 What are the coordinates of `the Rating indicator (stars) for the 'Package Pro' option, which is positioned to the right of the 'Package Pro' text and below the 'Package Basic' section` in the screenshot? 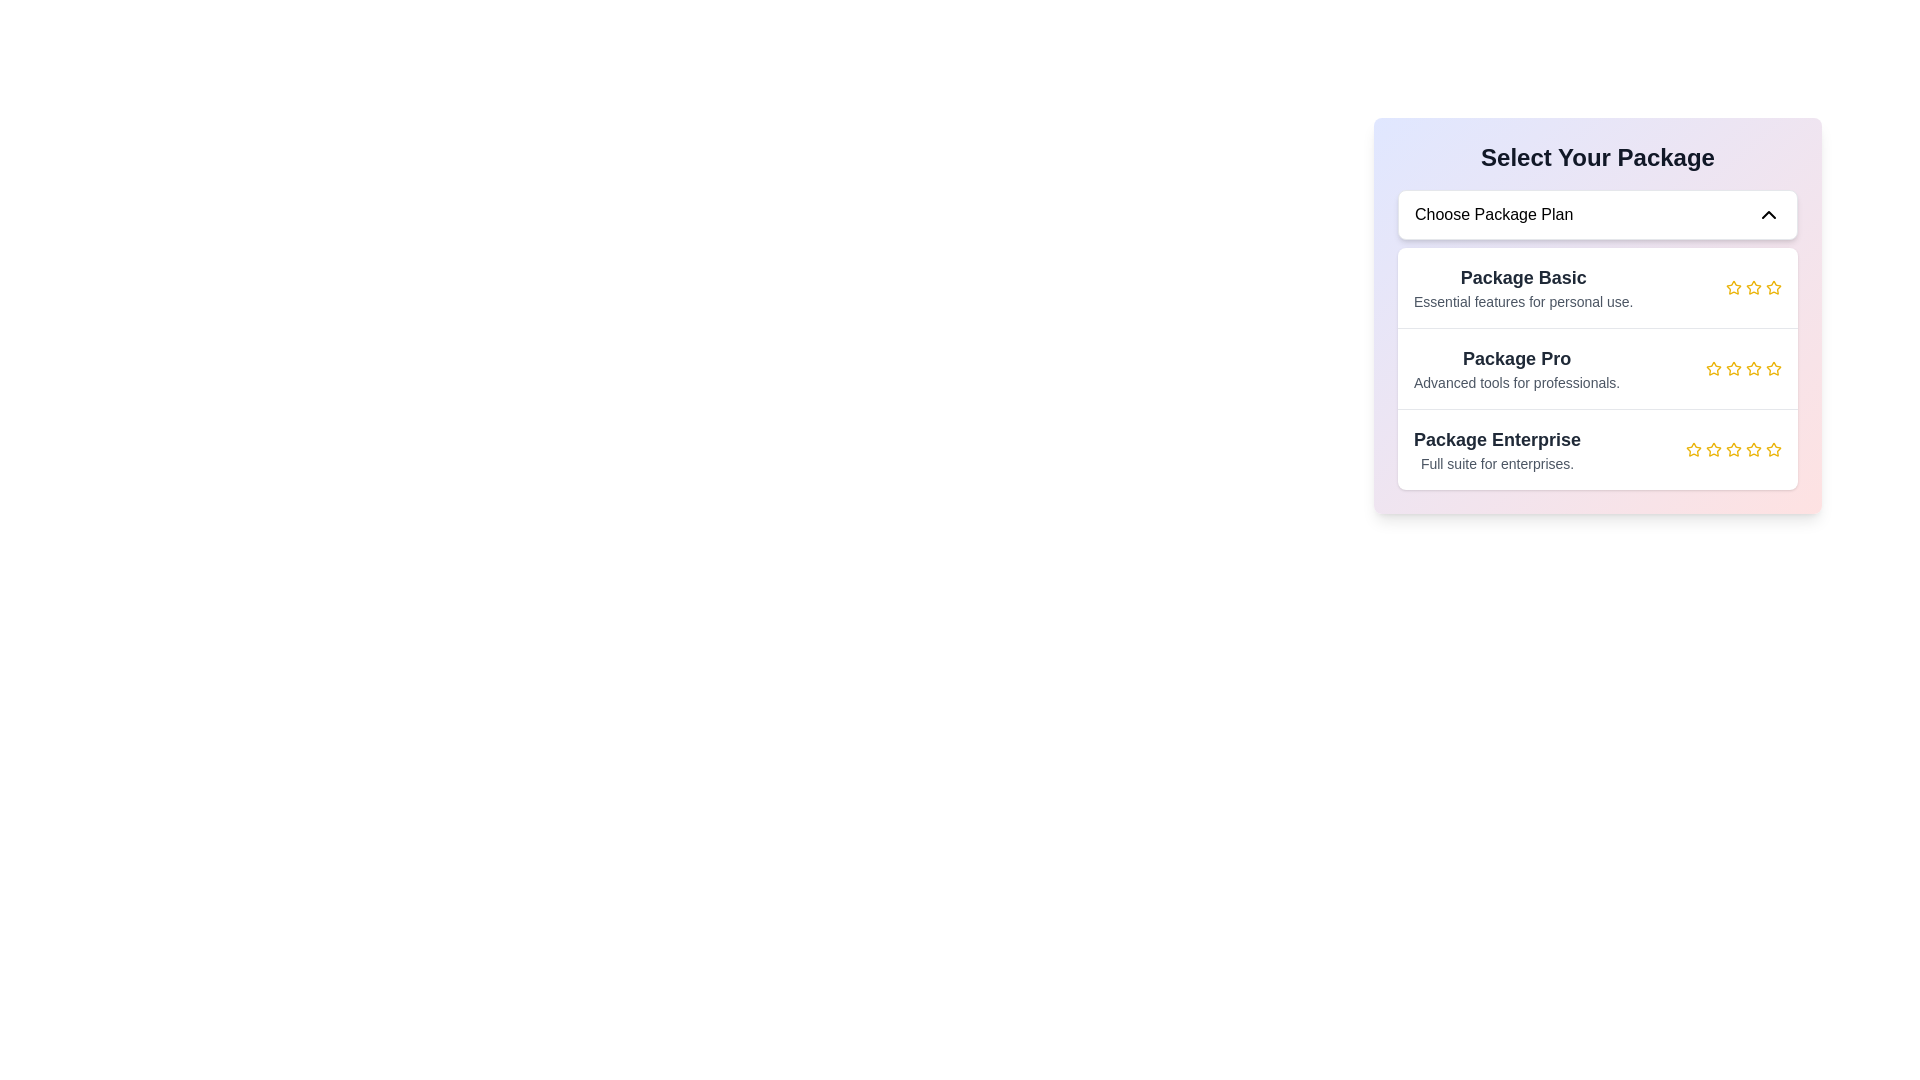 It's located at (1742, 369).